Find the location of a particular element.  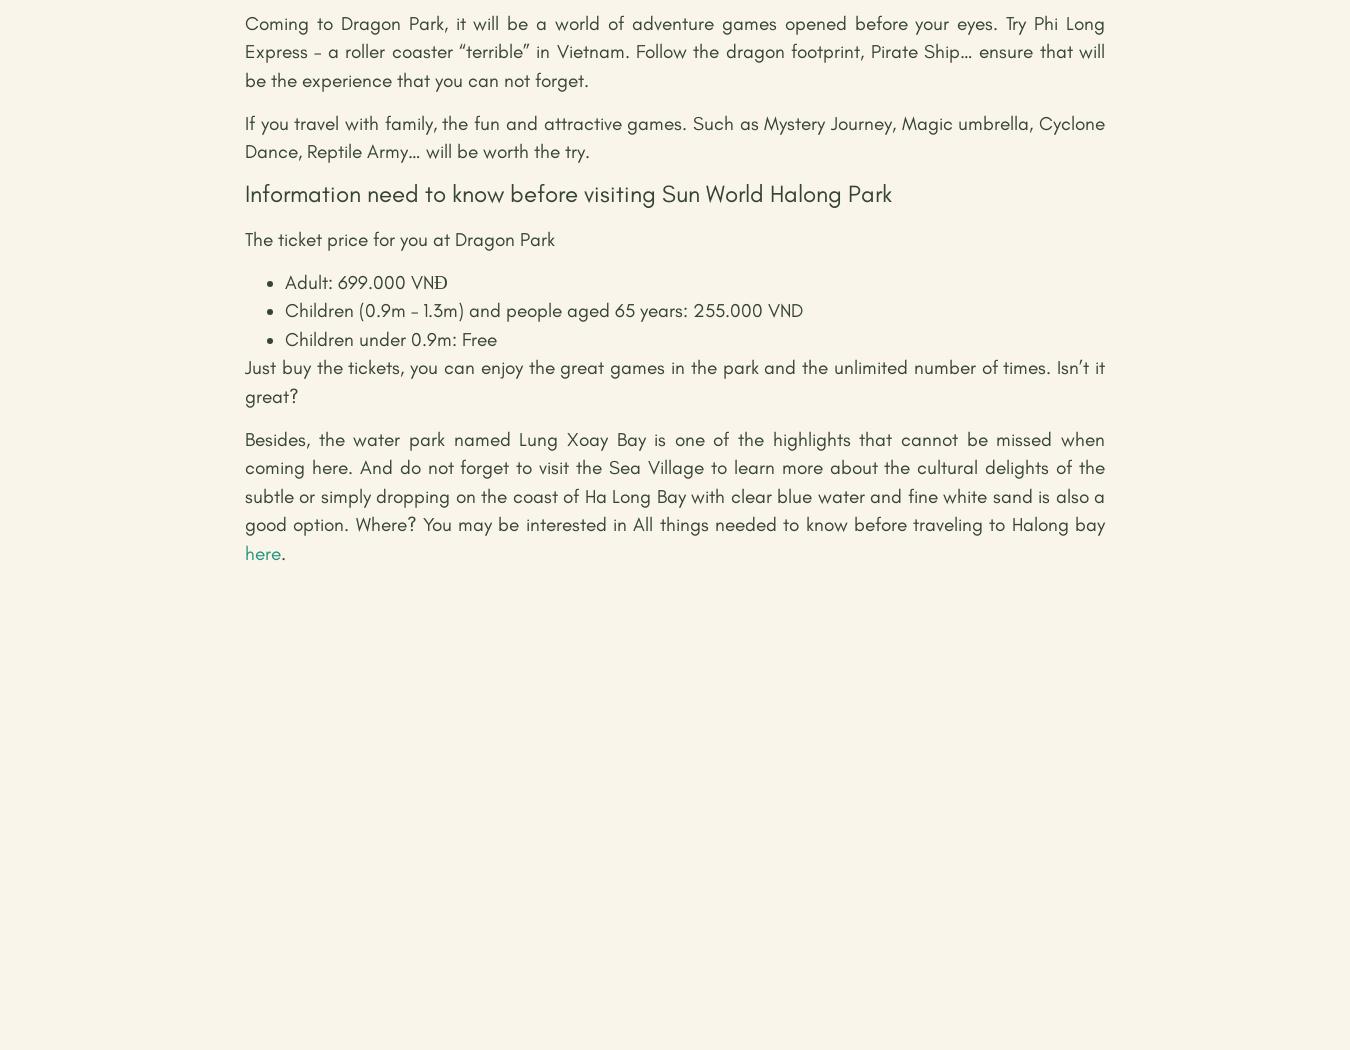

'The ticket price for you at Dragon Park' is located at coordinates (400, 238).